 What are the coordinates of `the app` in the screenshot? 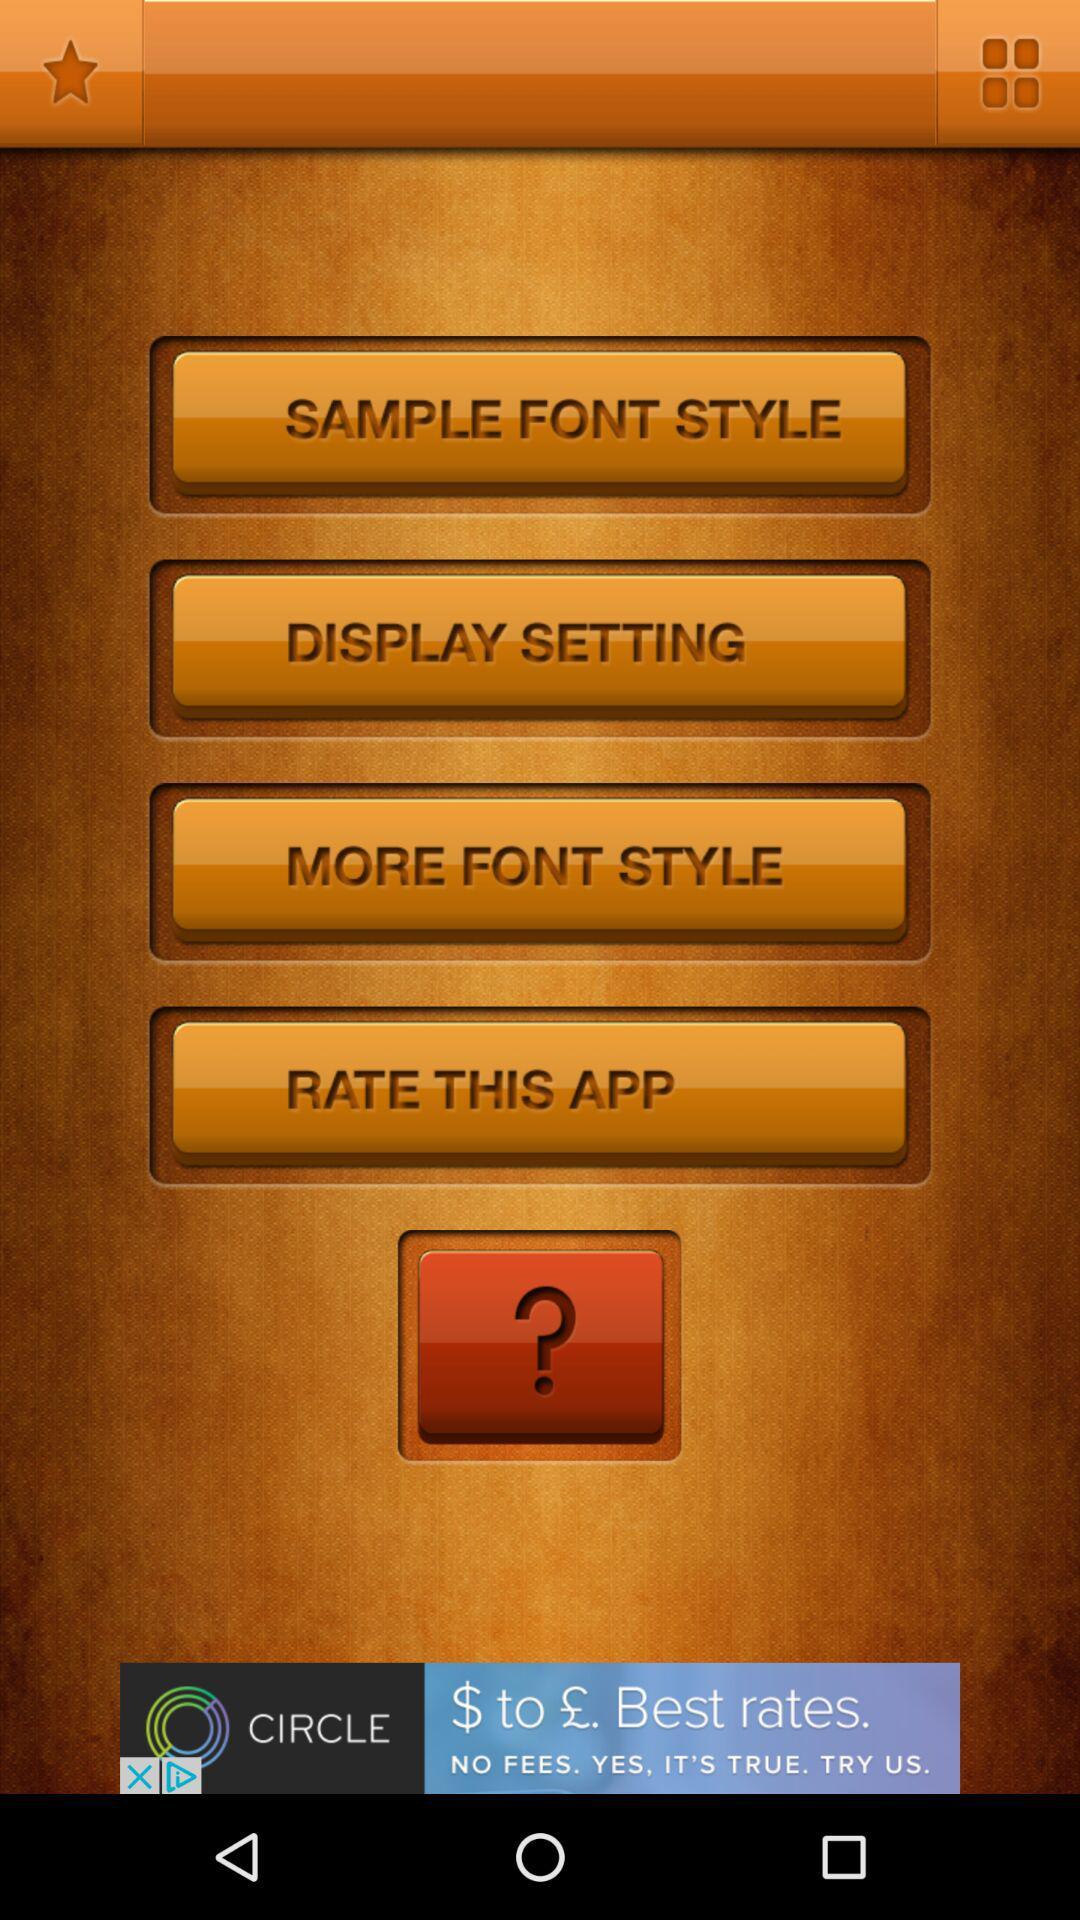 It's located at (71, 72).